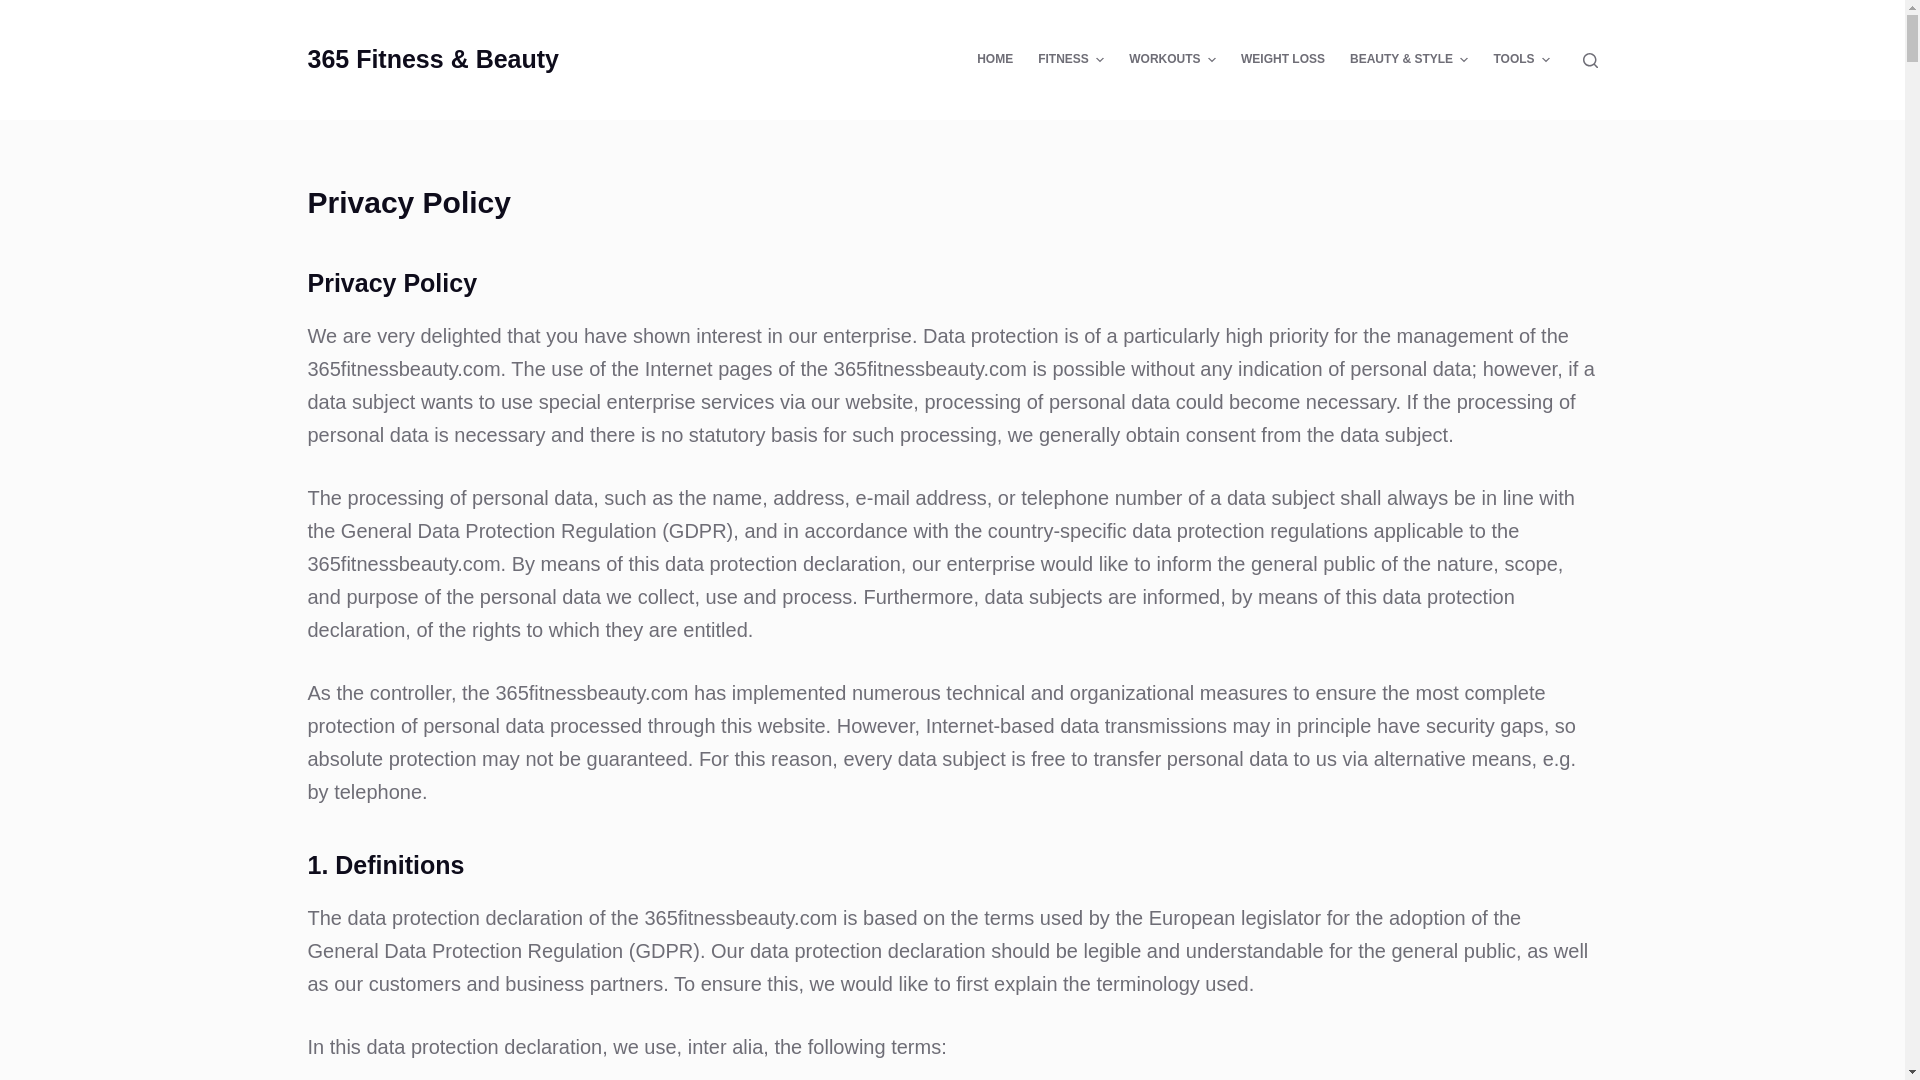 The height and width of the screenshot is (1080, 1920). I want to click on 'Skip to content', so click(0, 10).